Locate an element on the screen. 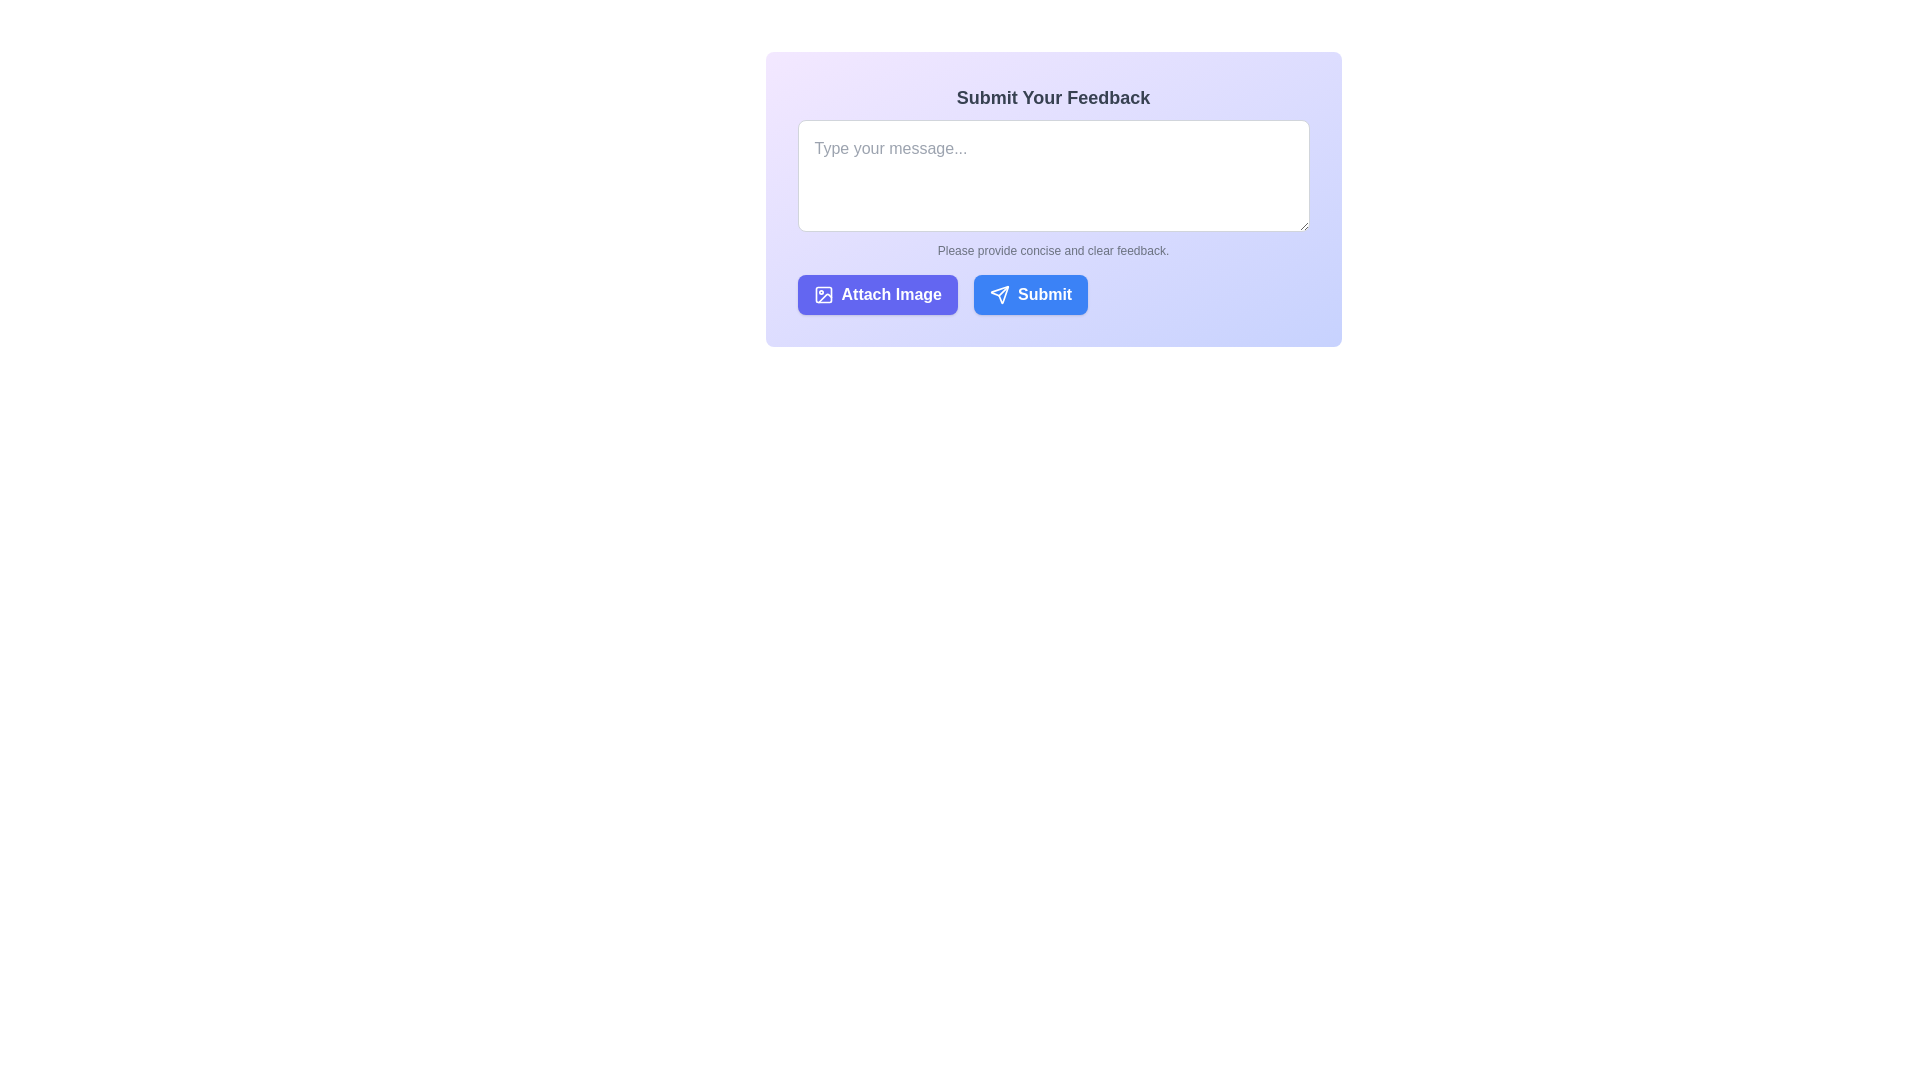  the paper plane icon within the 'Submit' button, which has a white outline against a blue background, located at the bottom right of the form panel is located at coordinates (999, 294).